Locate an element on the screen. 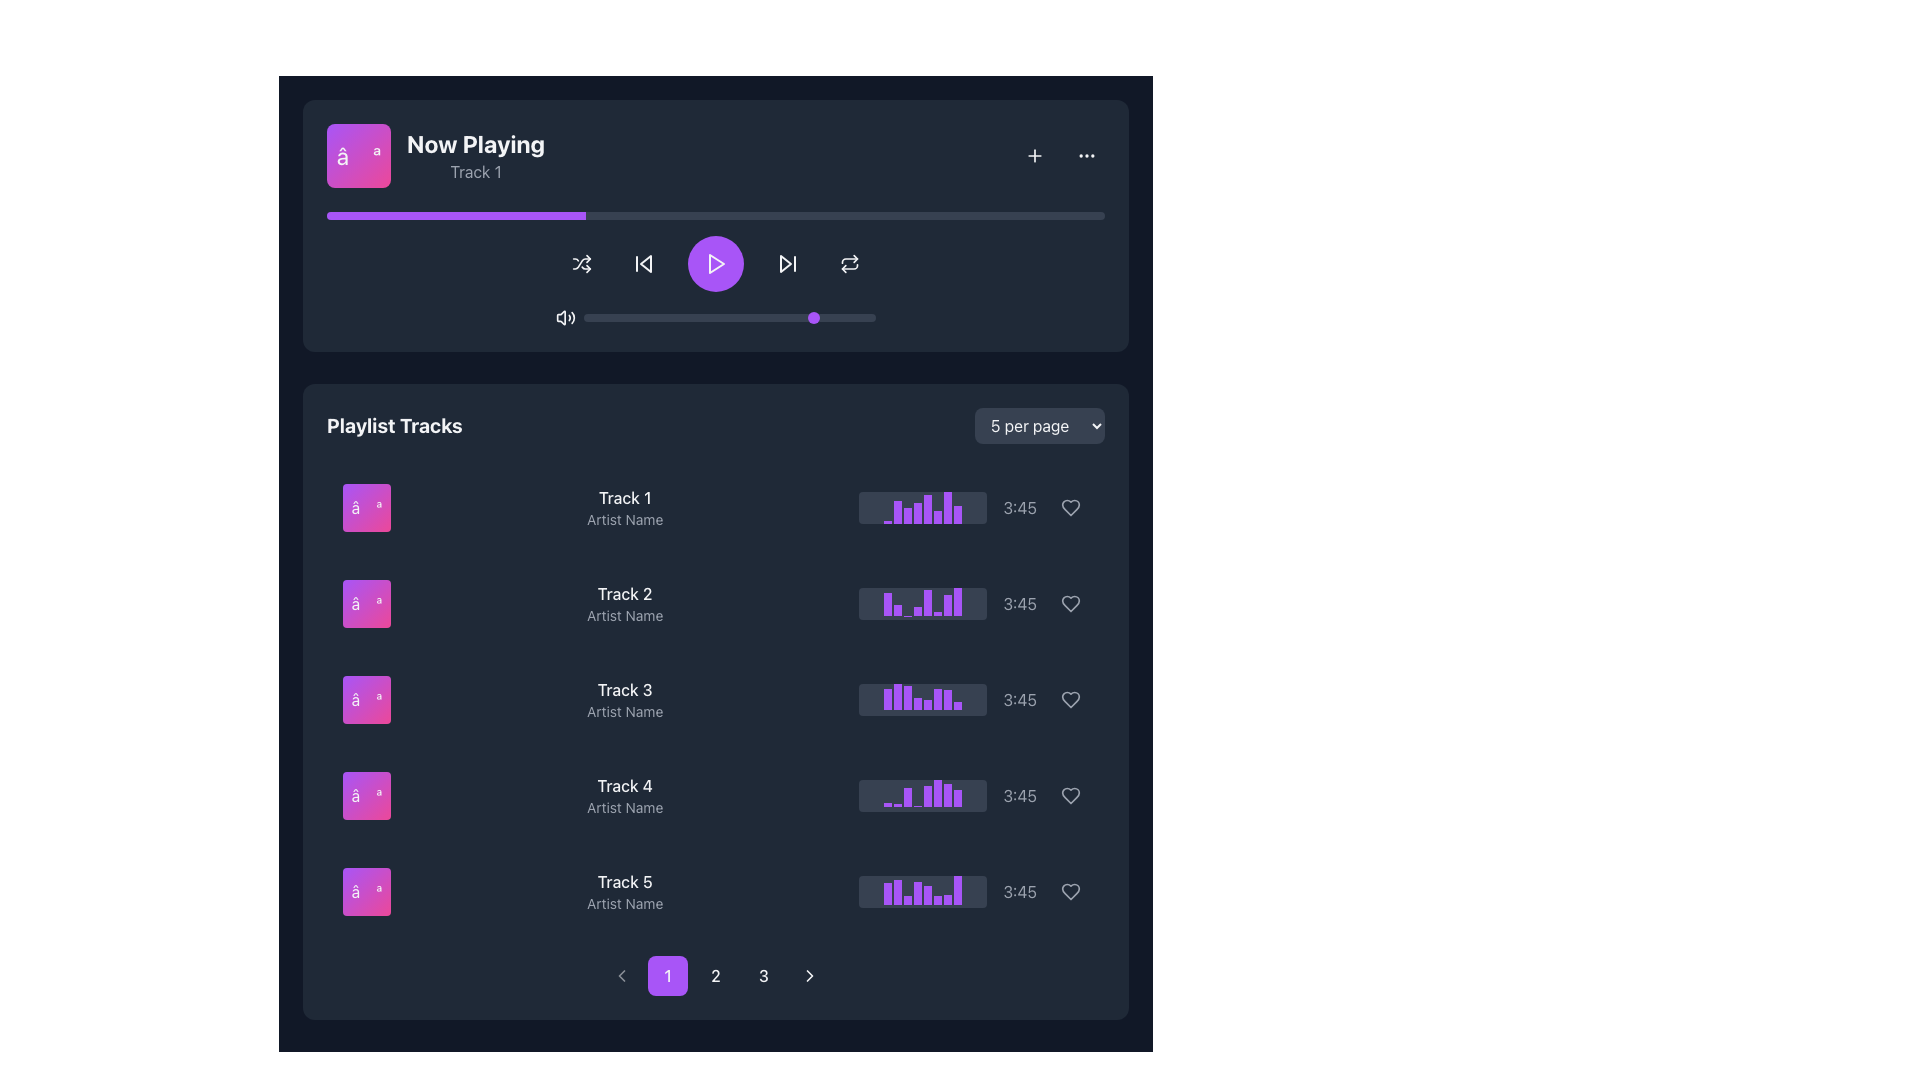 The image size is (1920, 1080). the third vertical bar in the grouped graphical component located at the bottom-right of the row associated with 'Track 5' in the playlist is located at coordinates (907, 900).